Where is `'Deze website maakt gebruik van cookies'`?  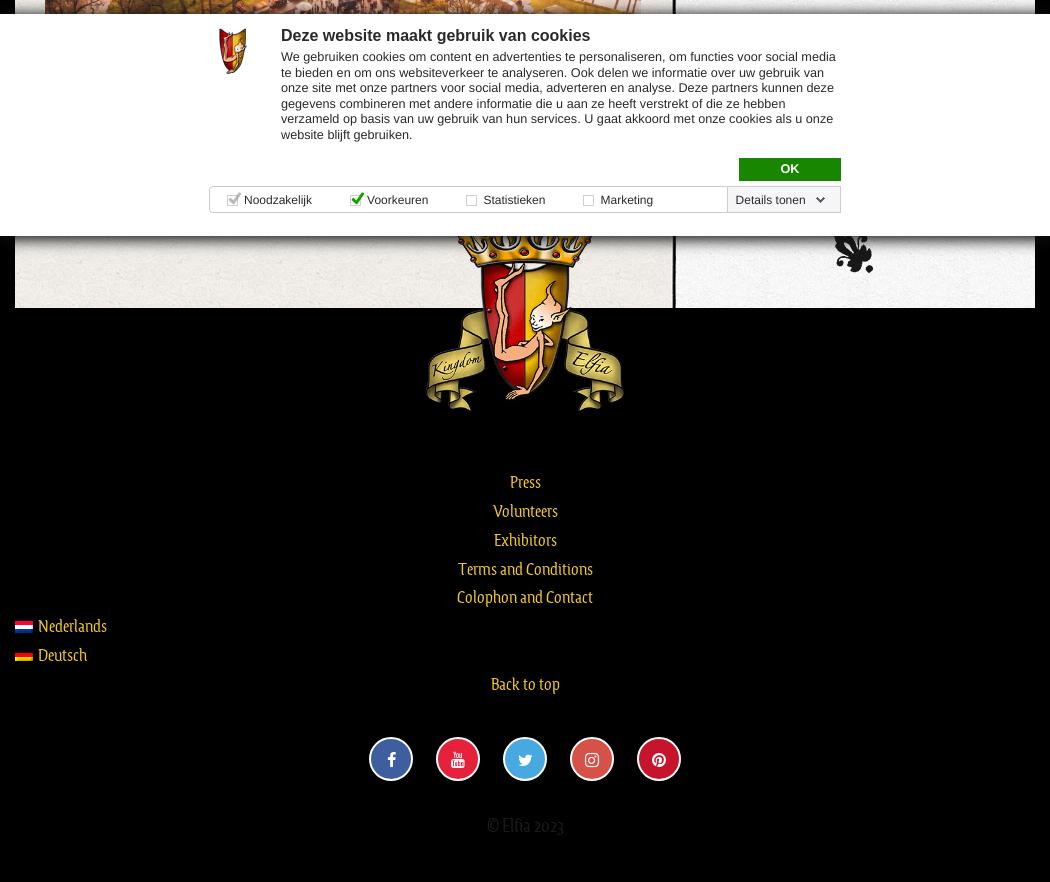
'Deze website maakt gebruik van cookies' is located at coordinates (434, 34).